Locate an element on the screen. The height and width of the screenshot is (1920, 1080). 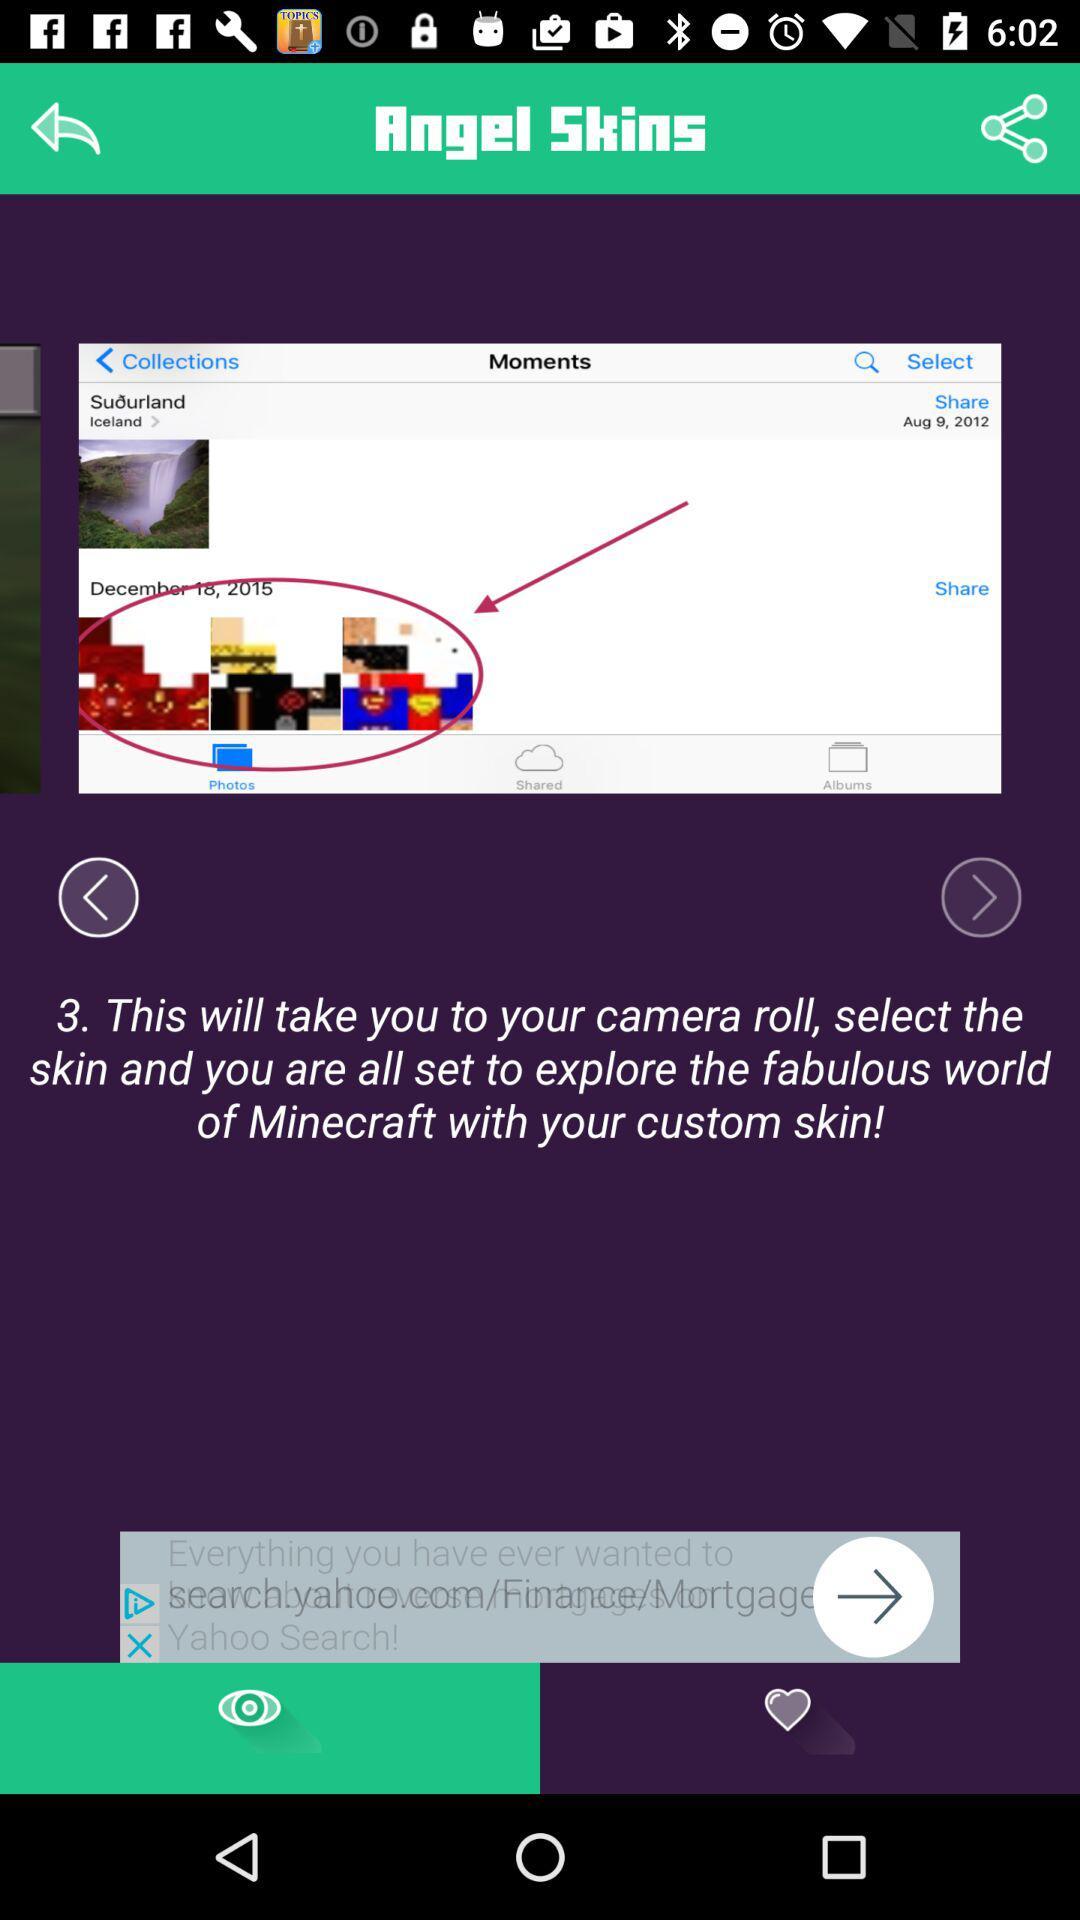
the reply icon is located at coordinates (64, 127).